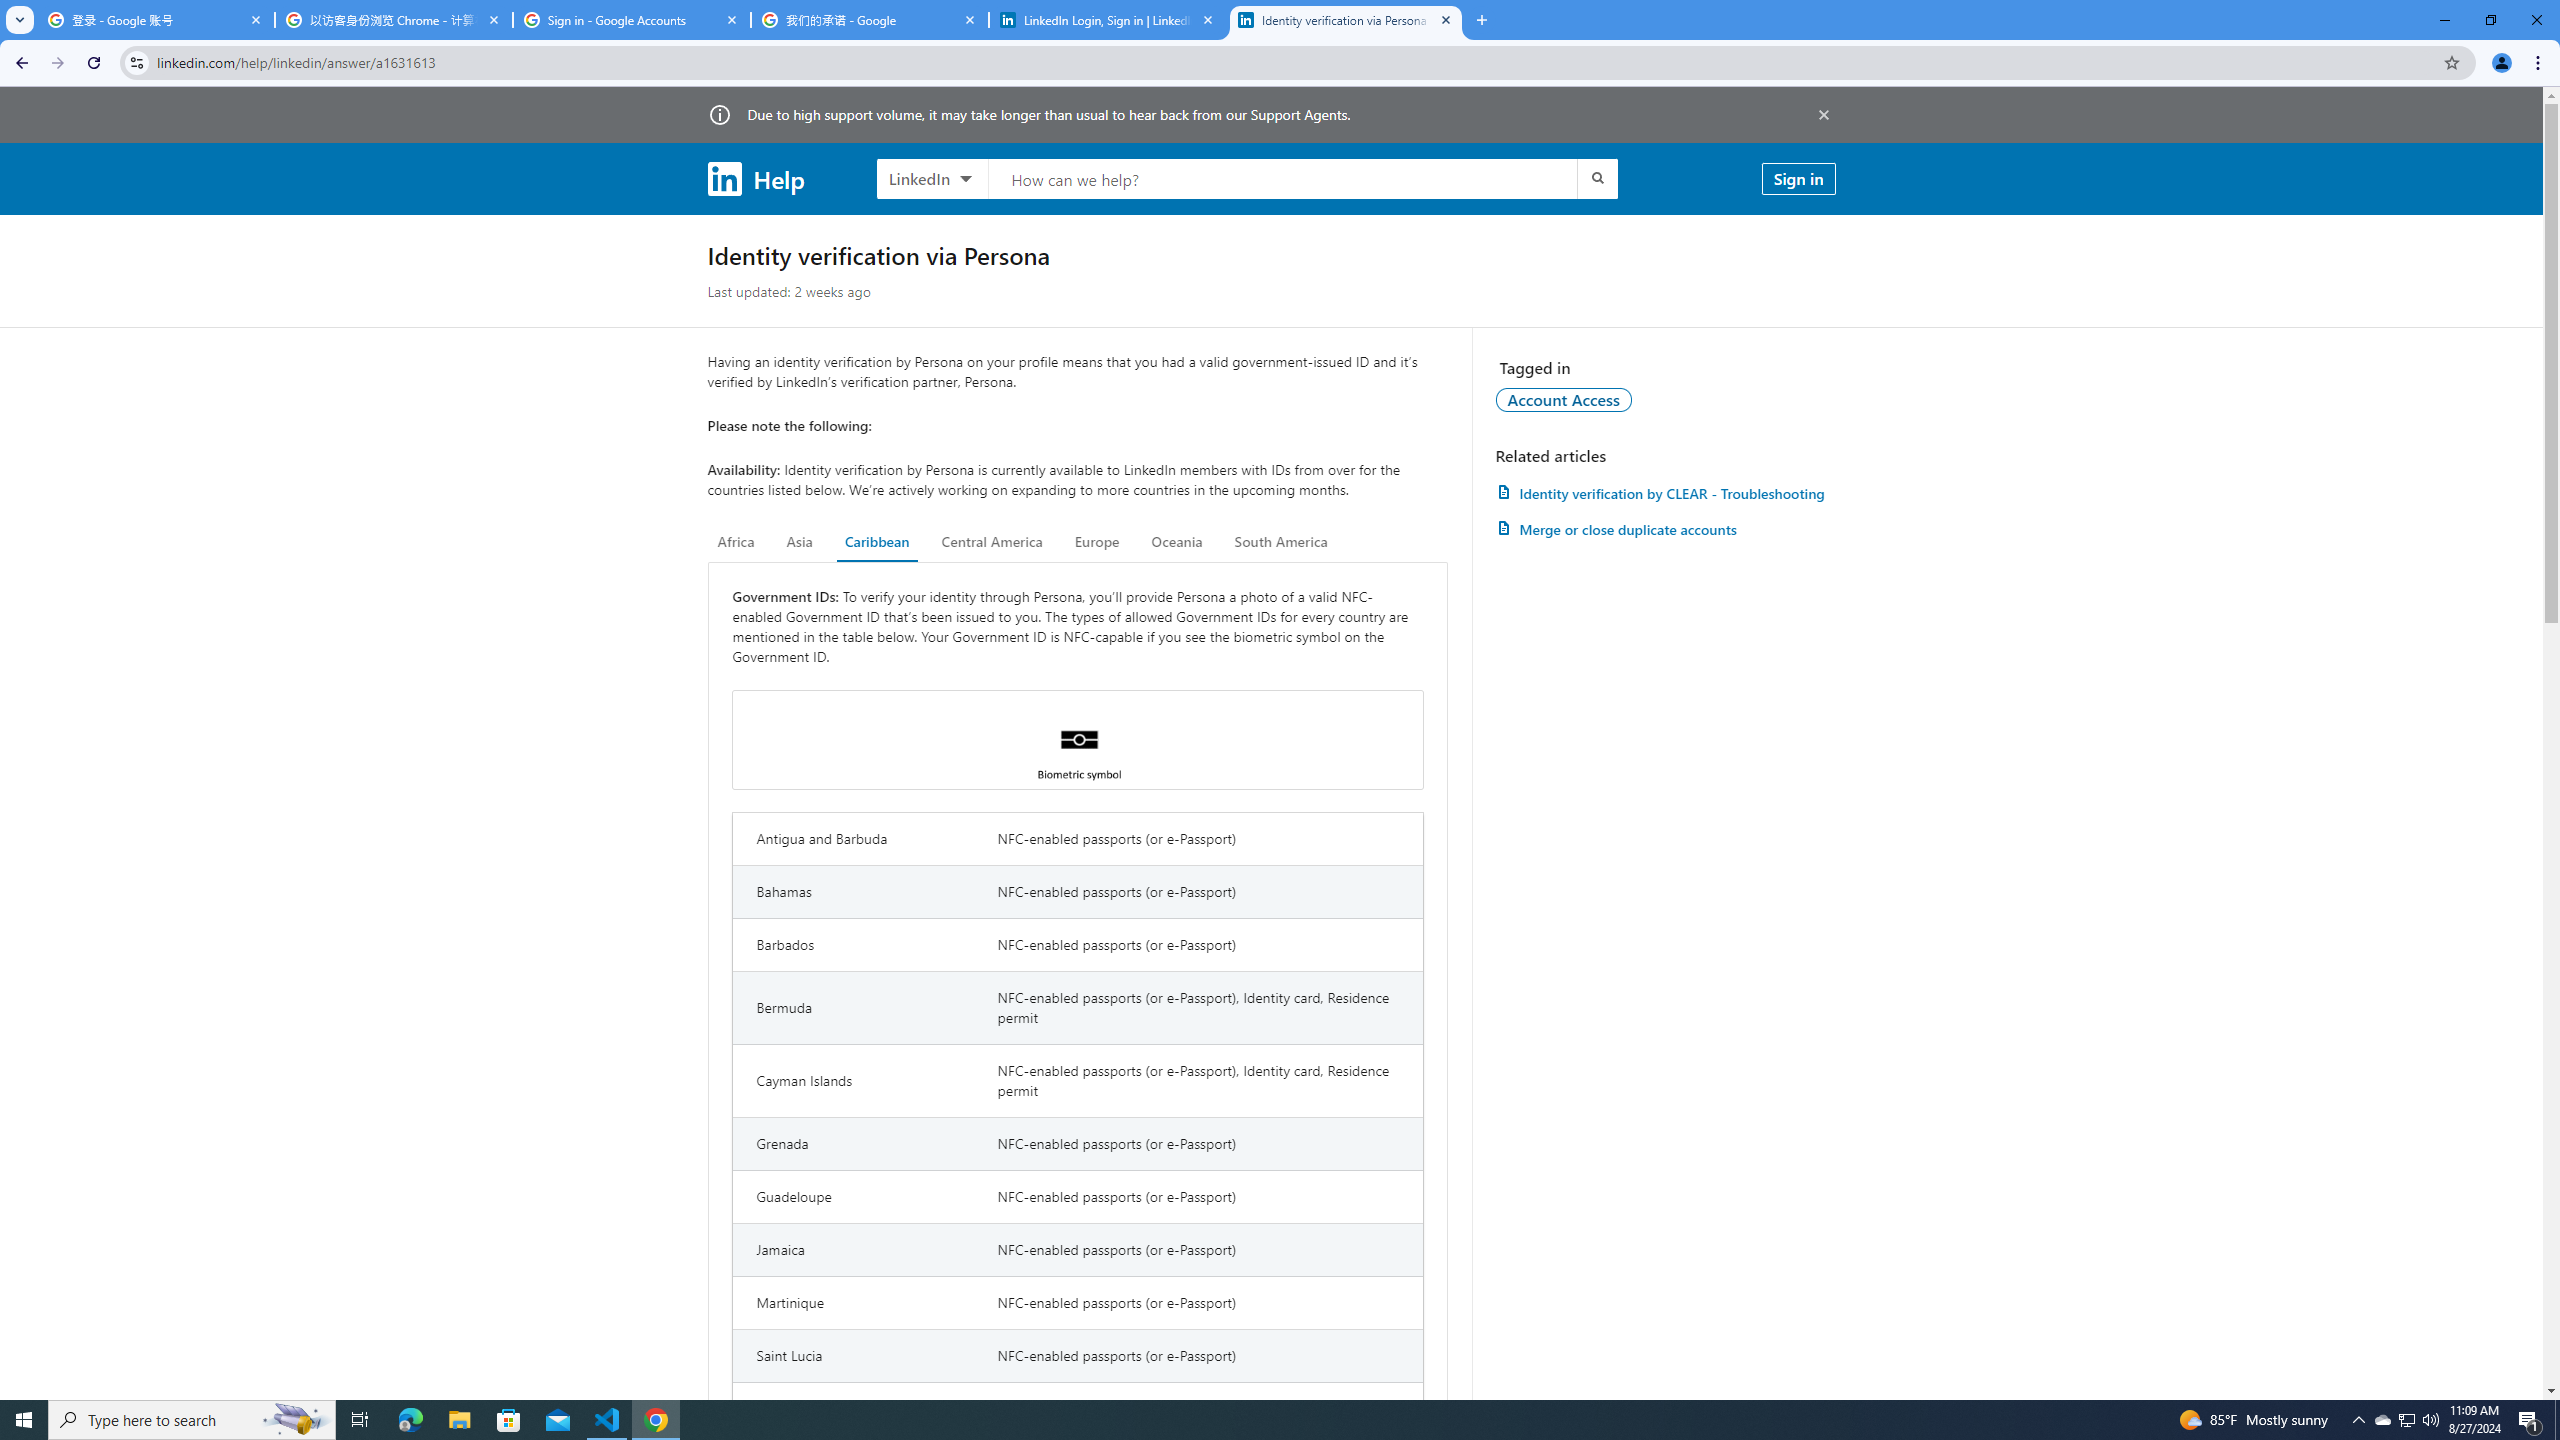 The height and width of the screenshot is (1440, 2560). What do you see at coordinates (877, 541) in the screenshot?
I see `'Caribbean'` at bounding box center [877, 541].